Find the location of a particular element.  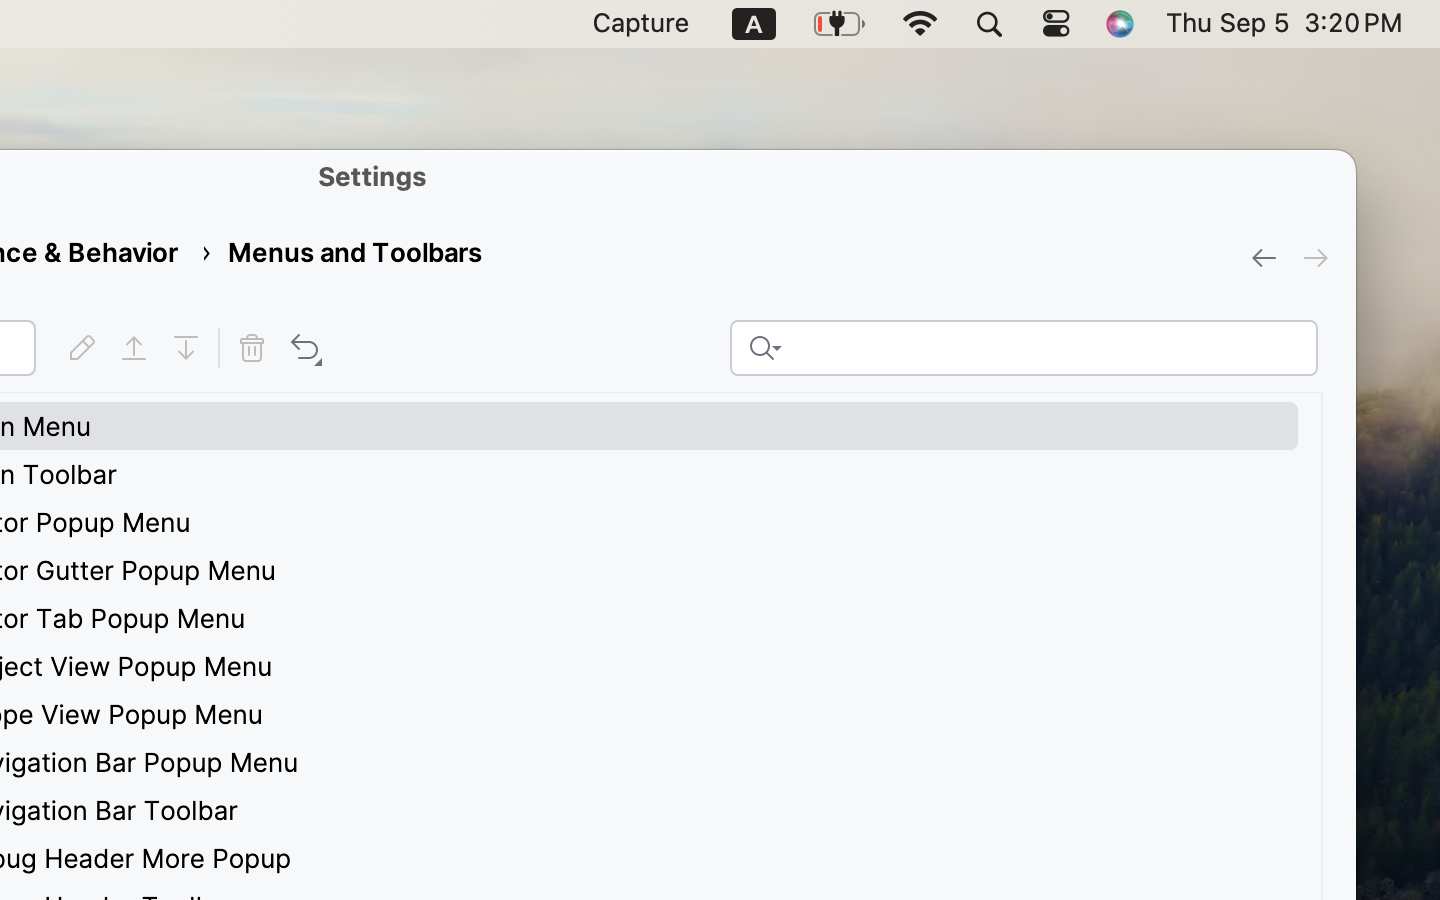

'Settings' is located at coordinates (371, 176).